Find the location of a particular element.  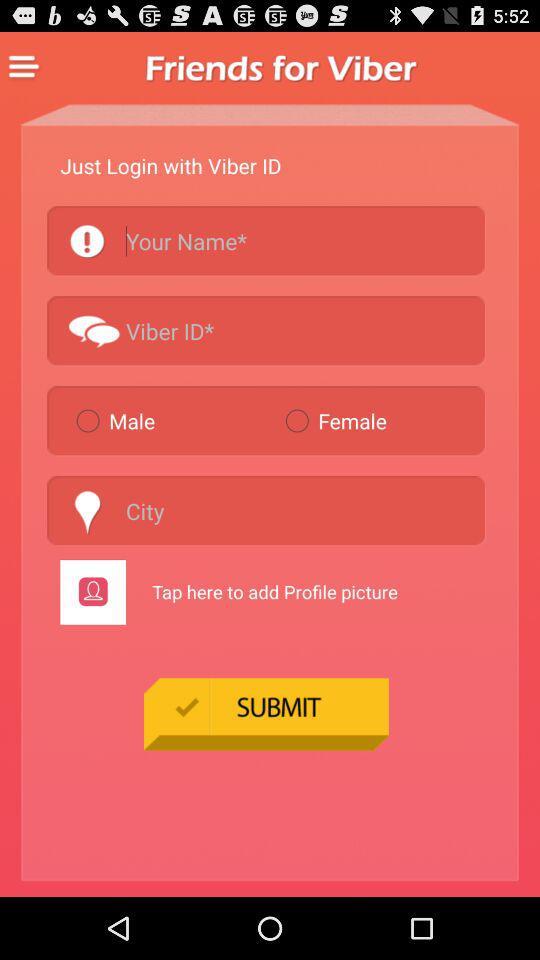

display menu is located at coordinates (23, 67).